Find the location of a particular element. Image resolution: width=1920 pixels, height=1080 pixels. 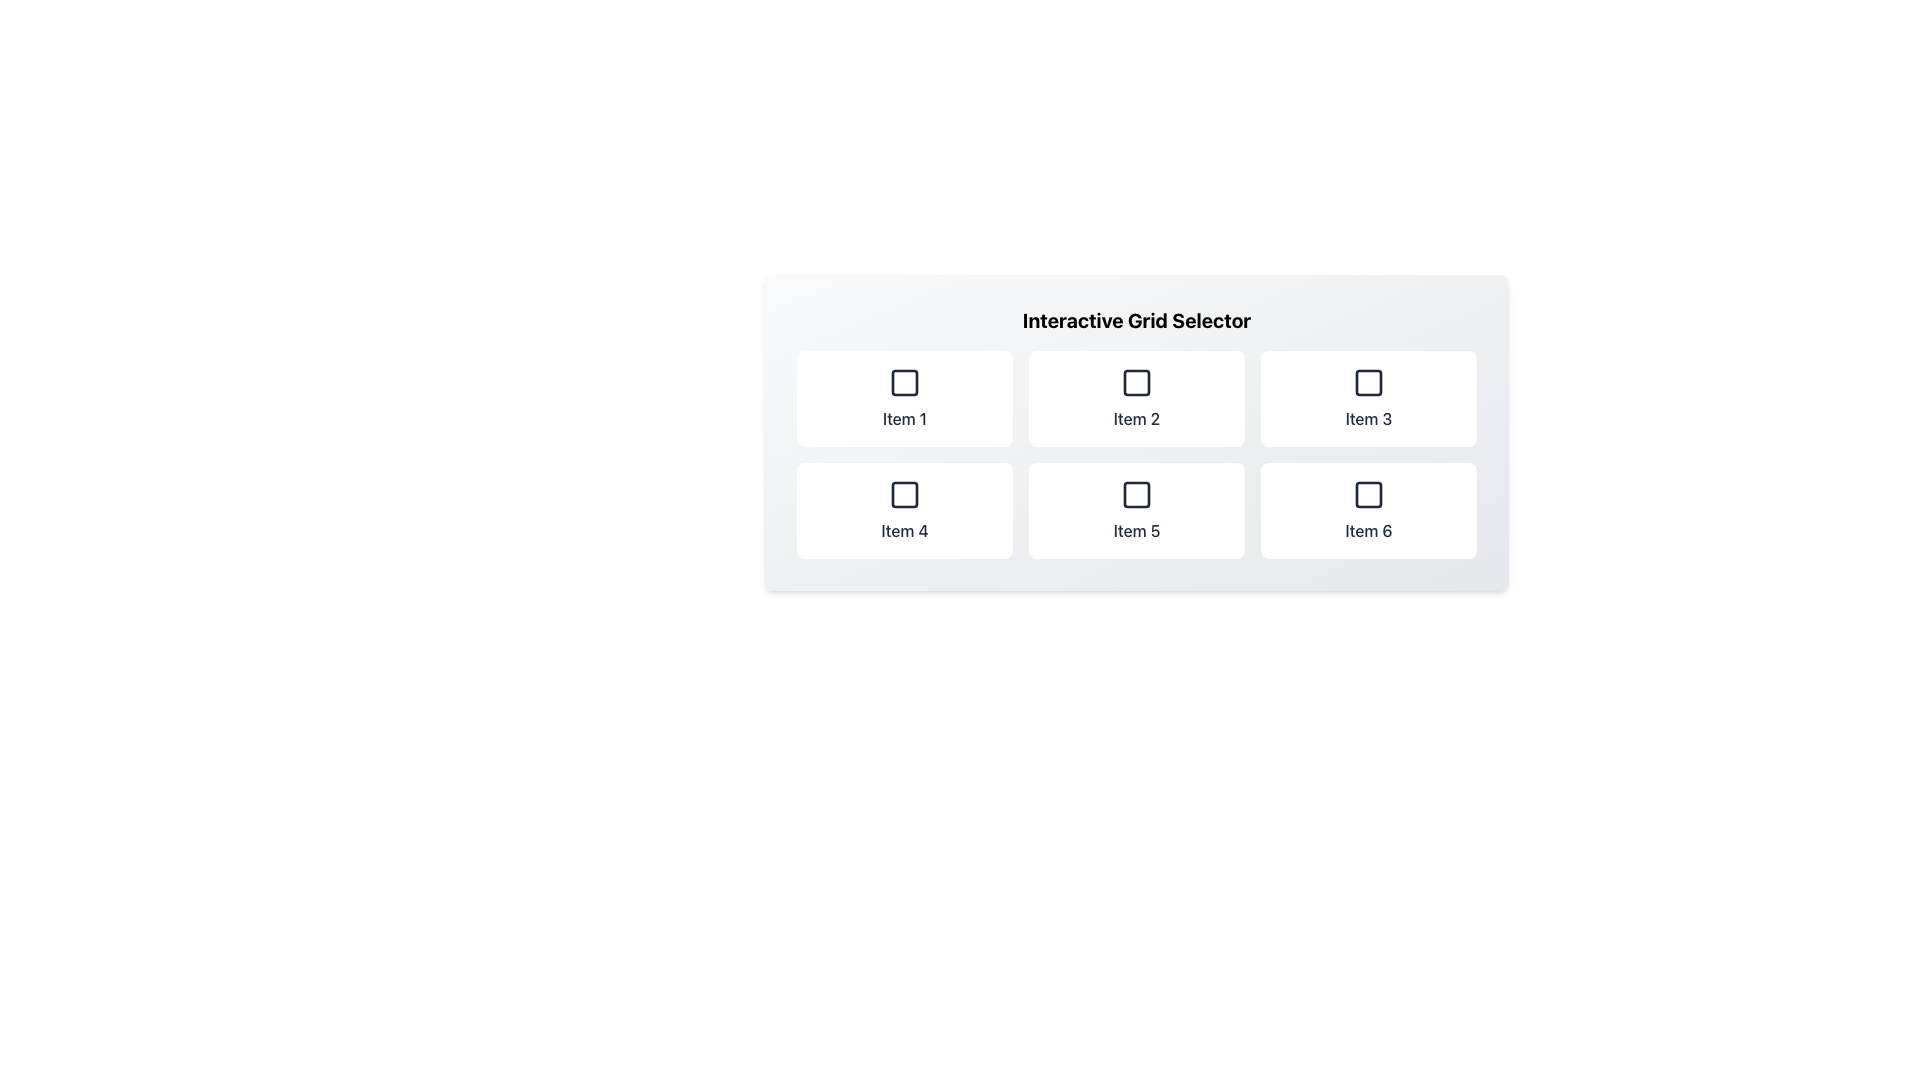

the square-shaped icon with a thin outline and rounded corners associated with the label 'Item 2' is located at coordinates (1137, 382).